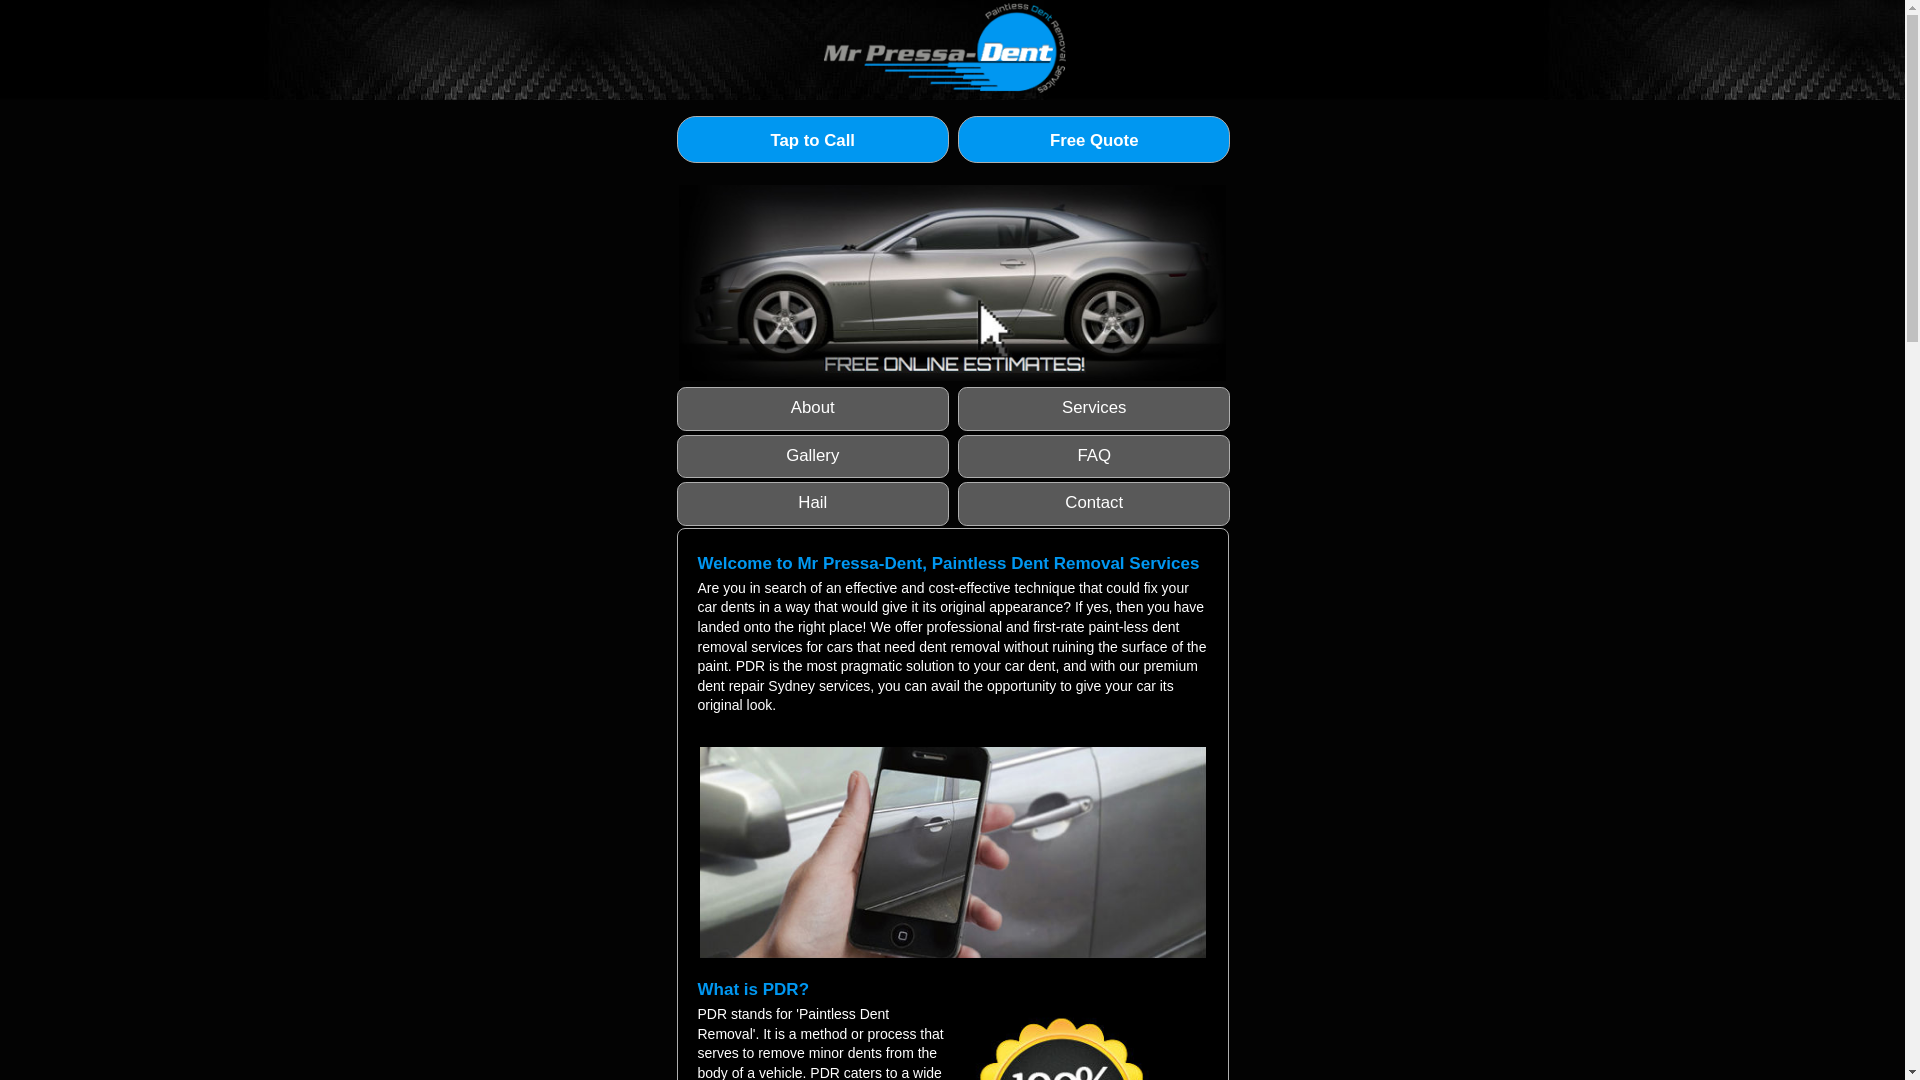 The image size is (1920, 1080). I want to click on 'Gallery', so click(811, 456).